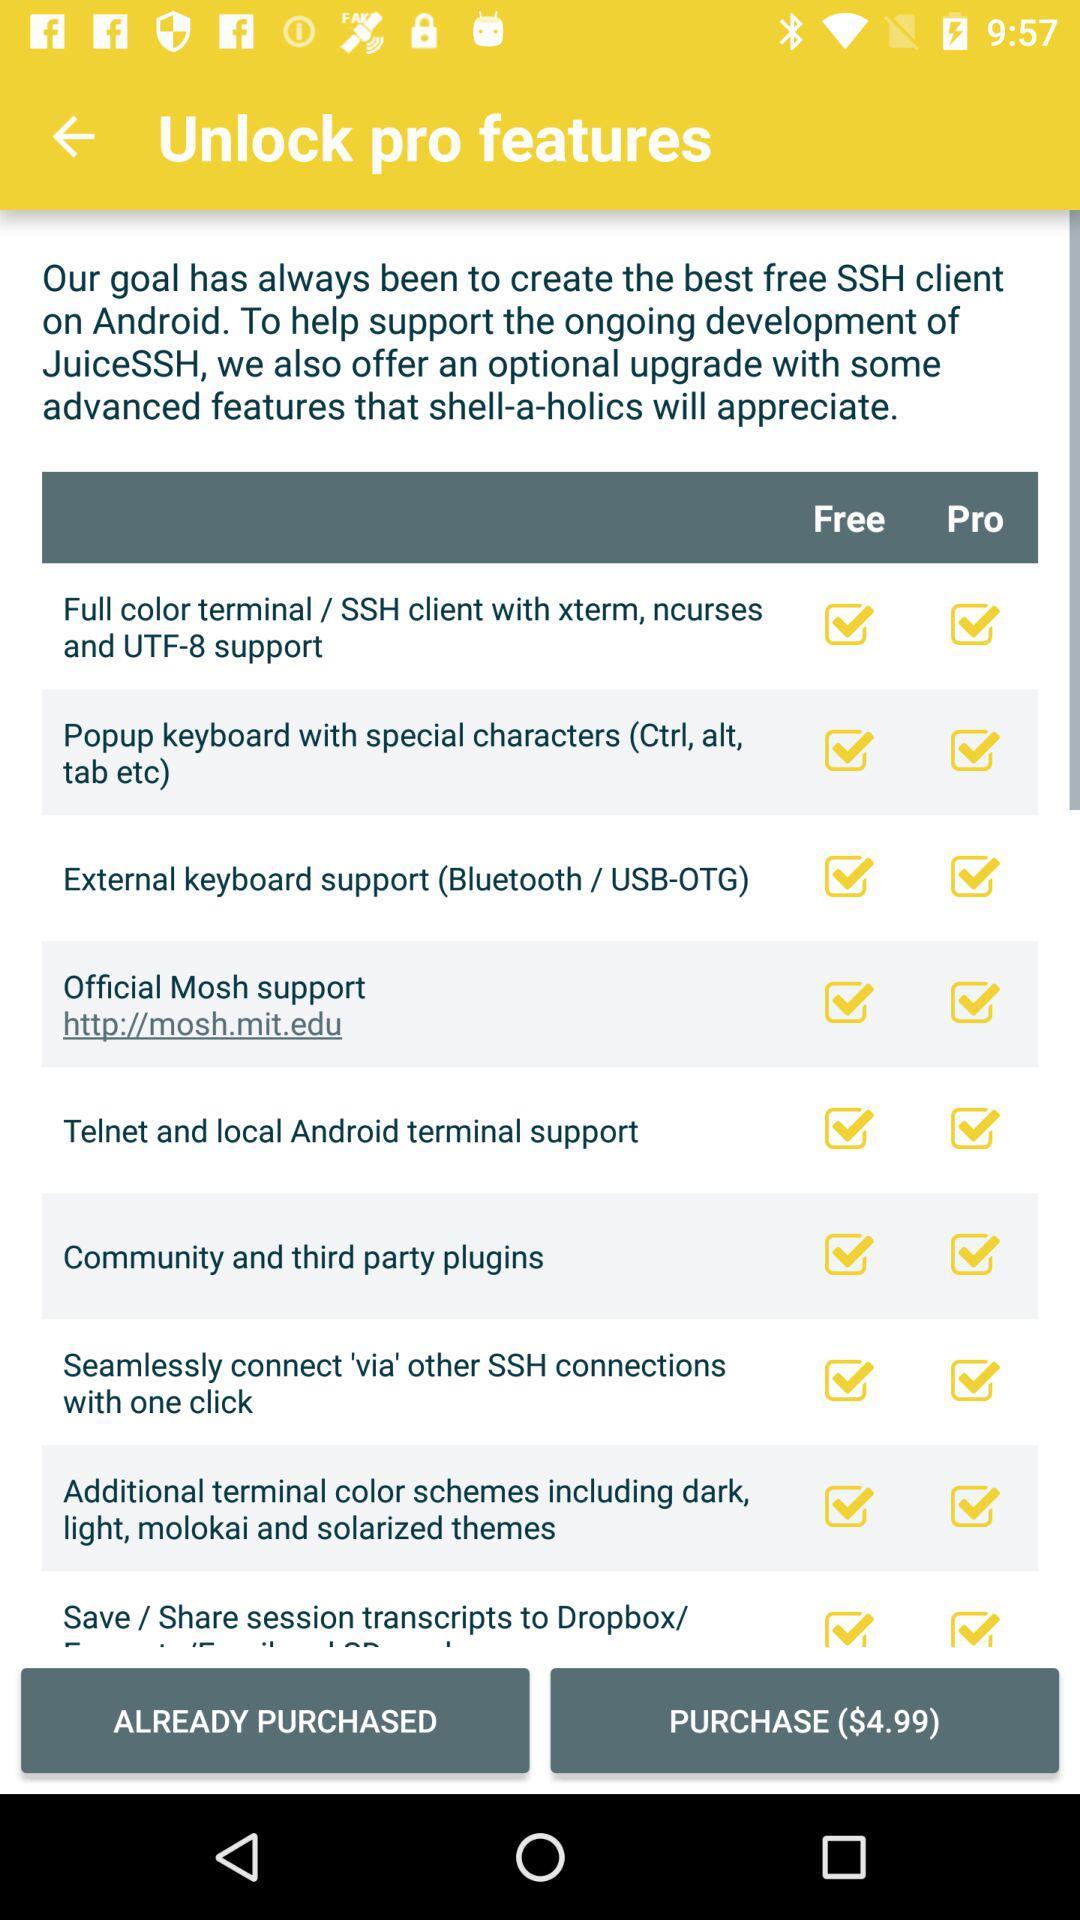 This screenshot has width=1080, height=1920. Describe the element at coordinates (72, 135) in the screenshot. I see `icon next to unlock pro features` at that location.